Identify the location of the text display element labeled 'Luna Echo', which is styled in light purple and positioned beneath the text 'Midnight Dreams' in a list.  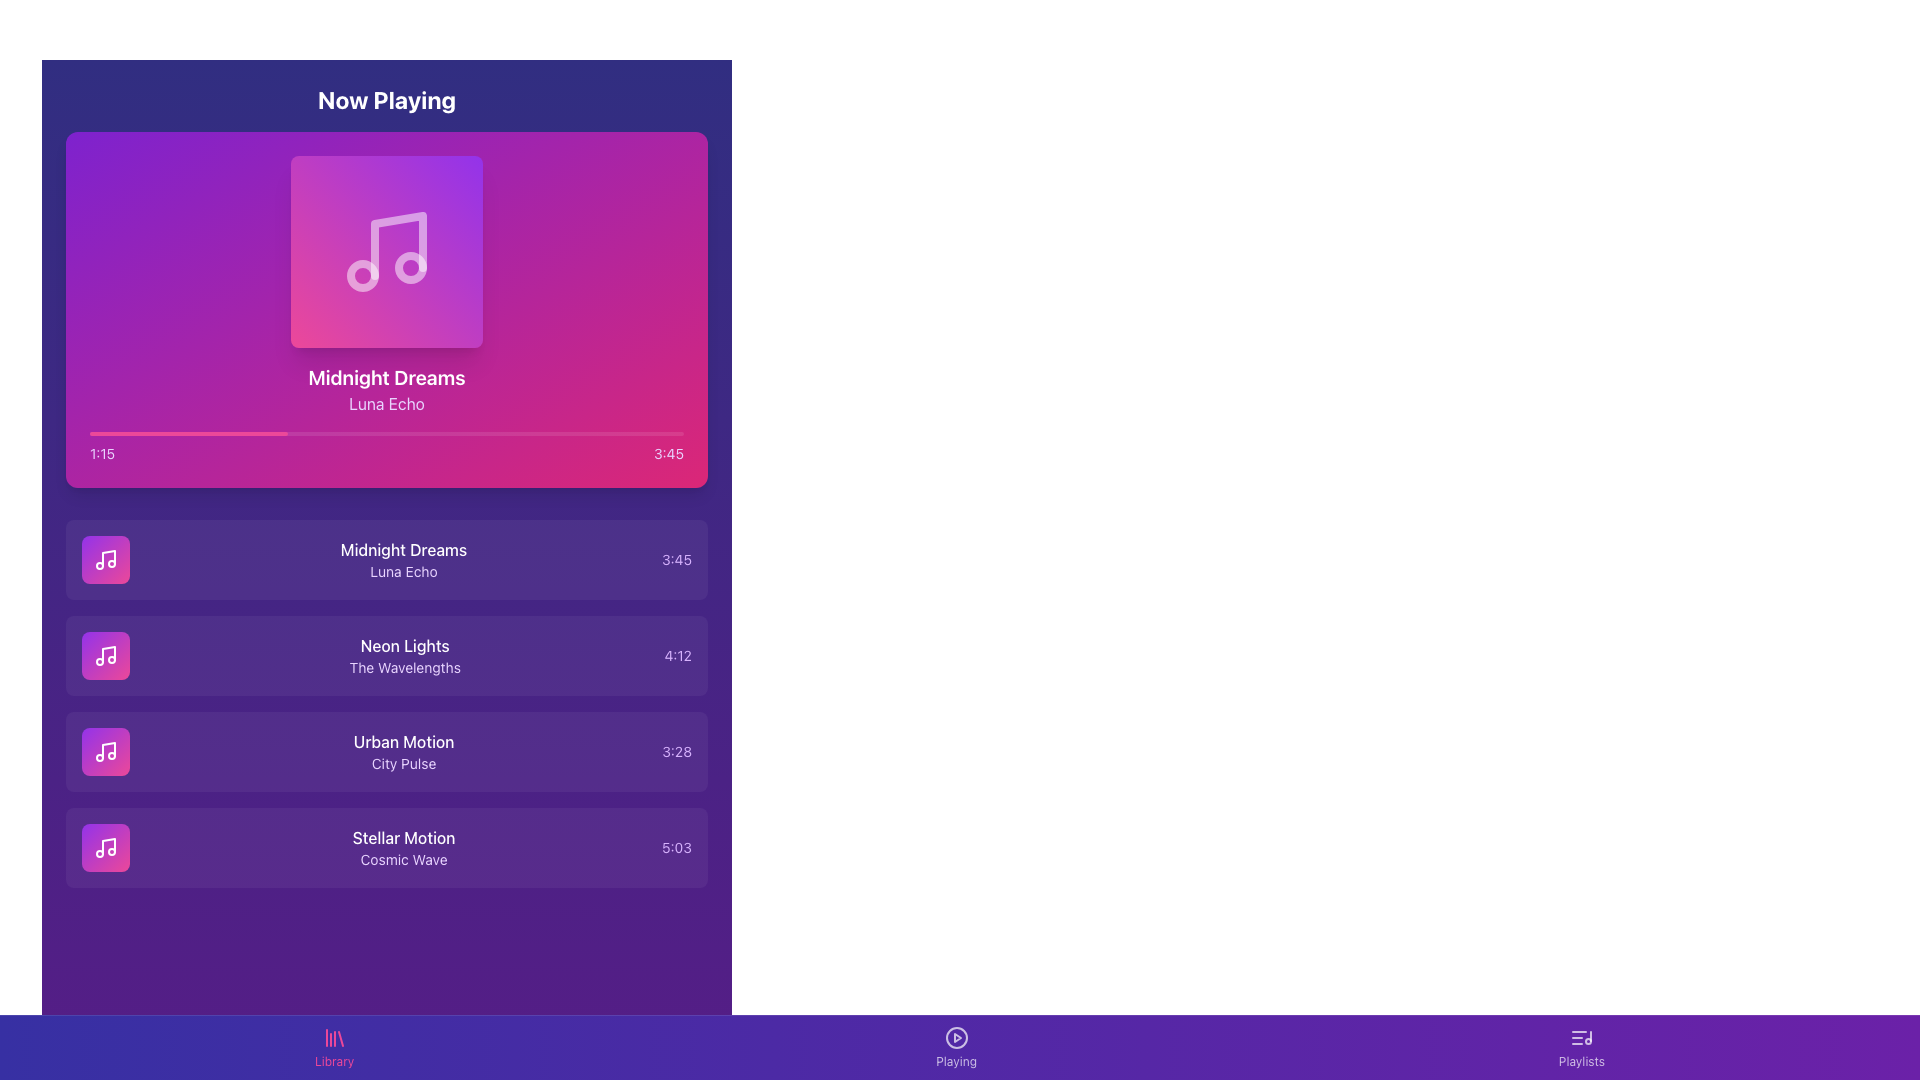
(402, 571).